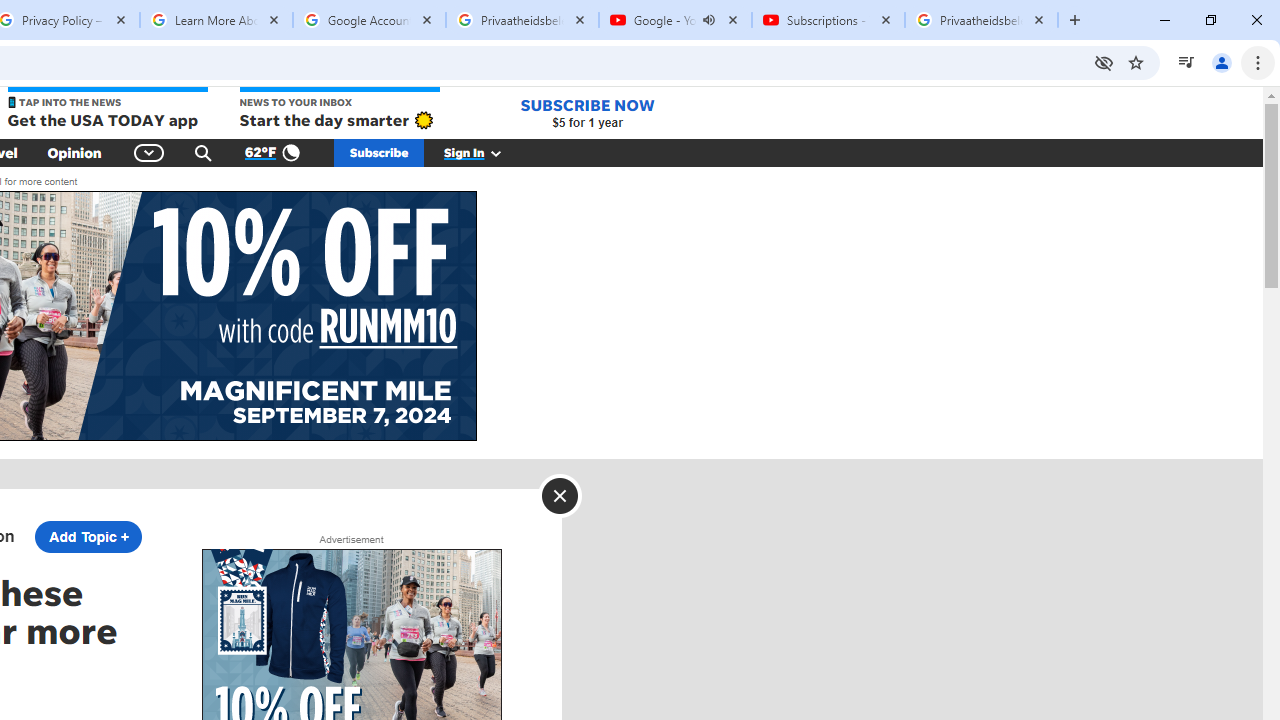  I want to click on 'Global Navigation', so click(148, 152).